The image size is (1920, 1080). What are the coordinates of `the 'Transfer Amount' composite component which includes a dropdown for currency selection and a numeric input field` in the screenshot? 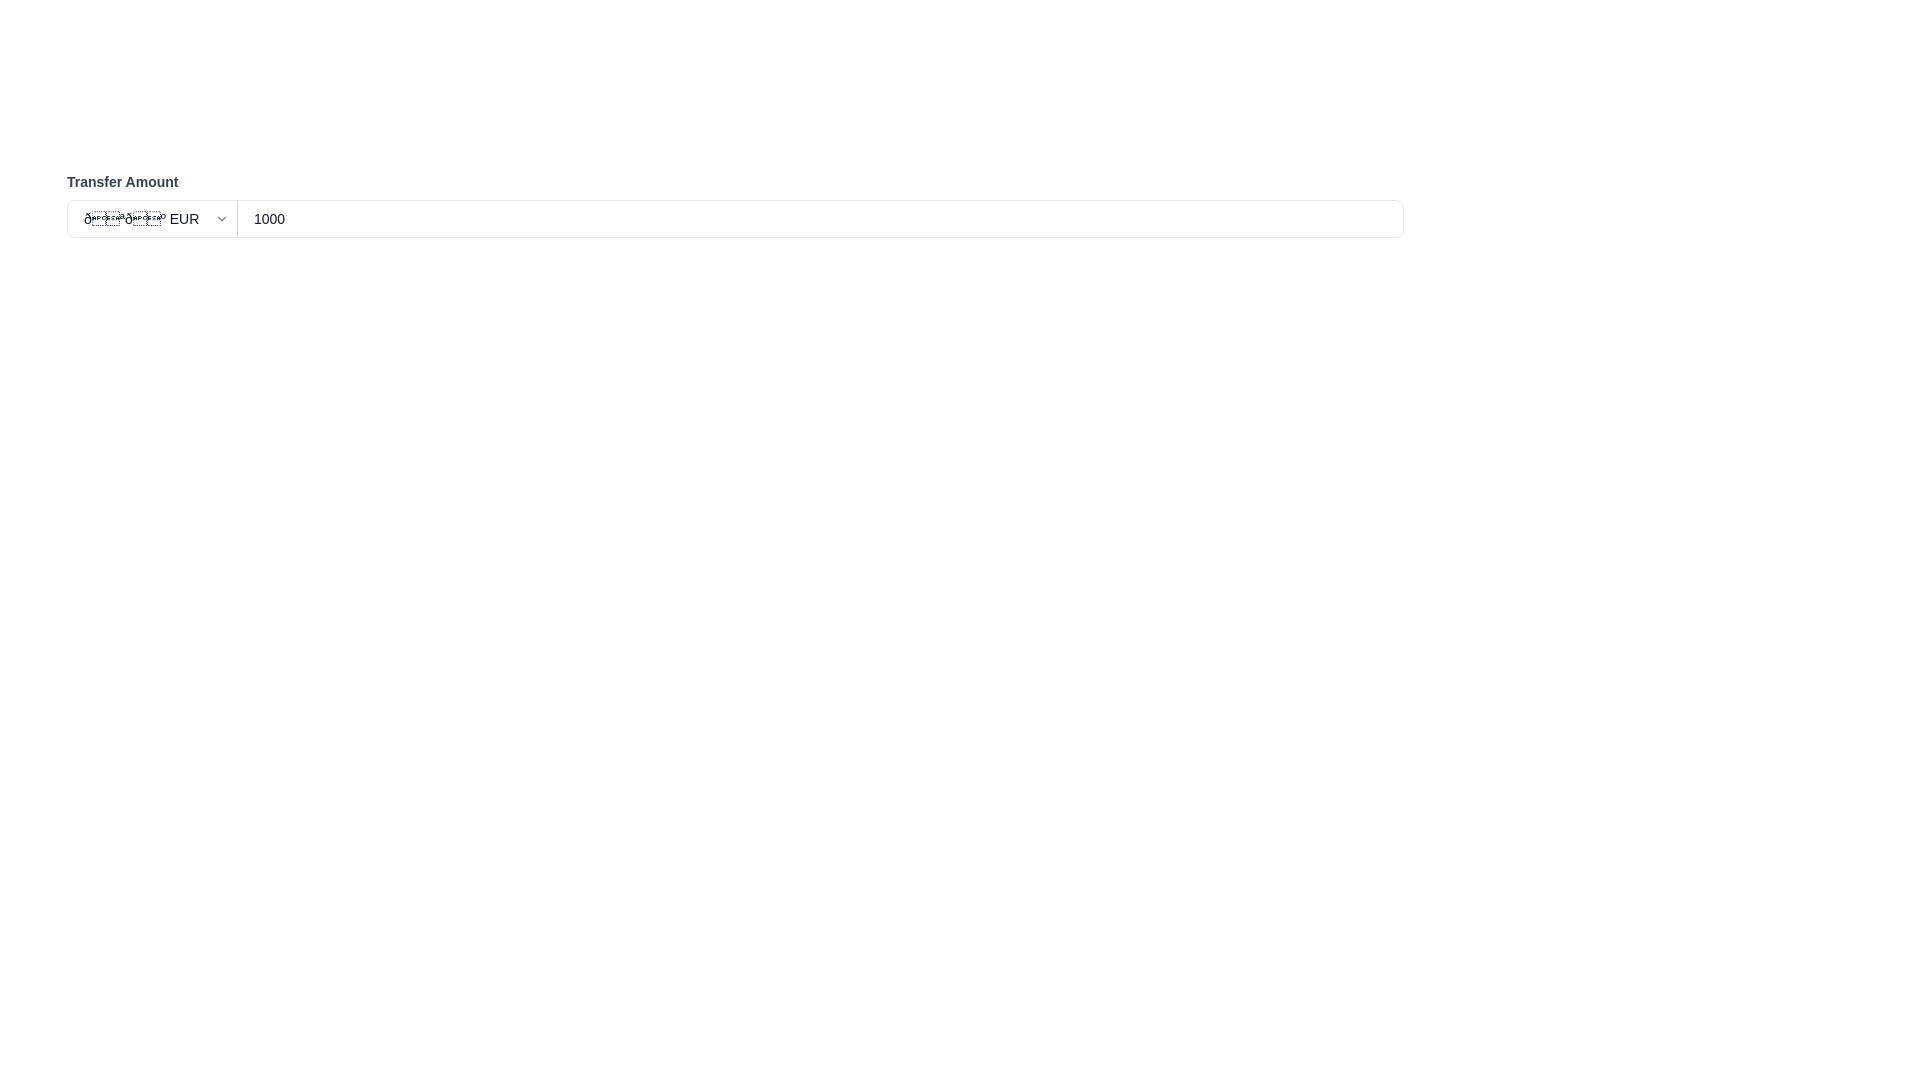 It's located at (734, 204).